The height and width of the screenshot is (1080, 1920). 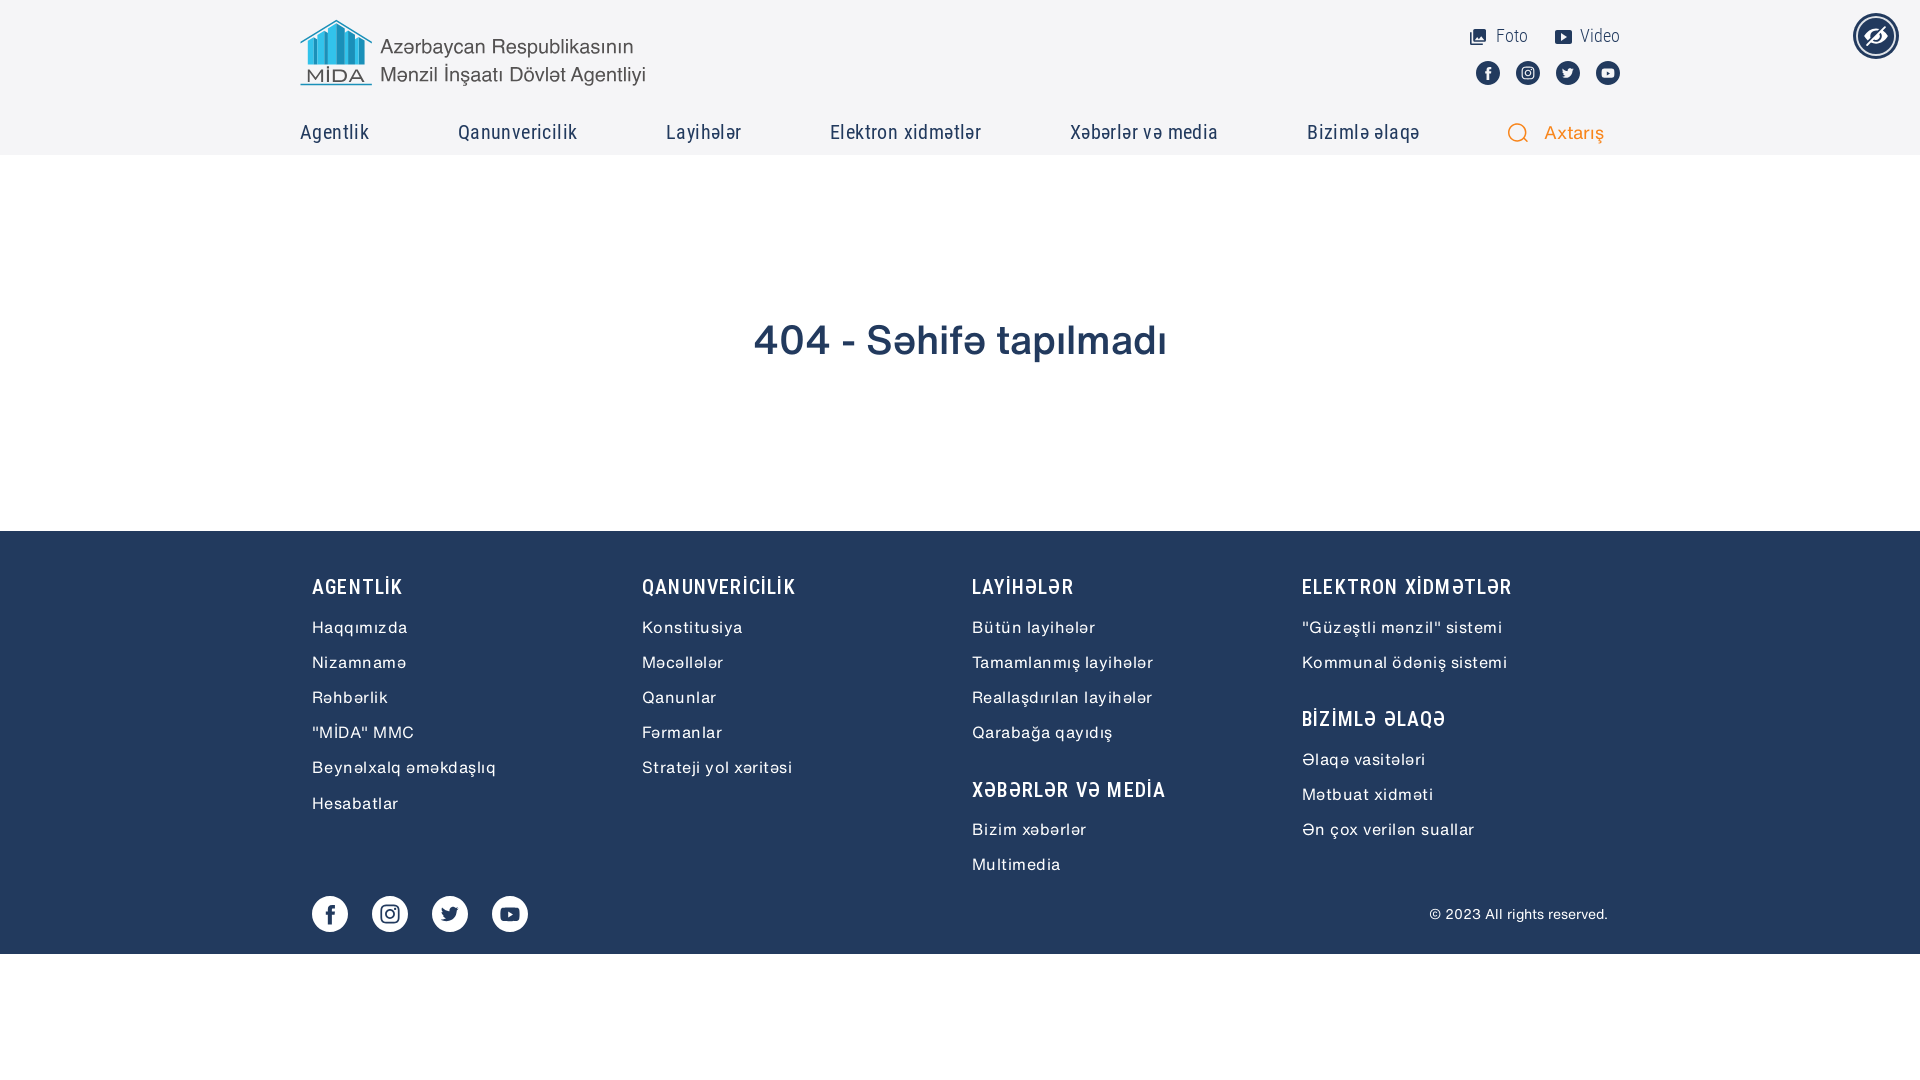 I want to click on 'Qanunvericilik', so click(x=520, y=131).